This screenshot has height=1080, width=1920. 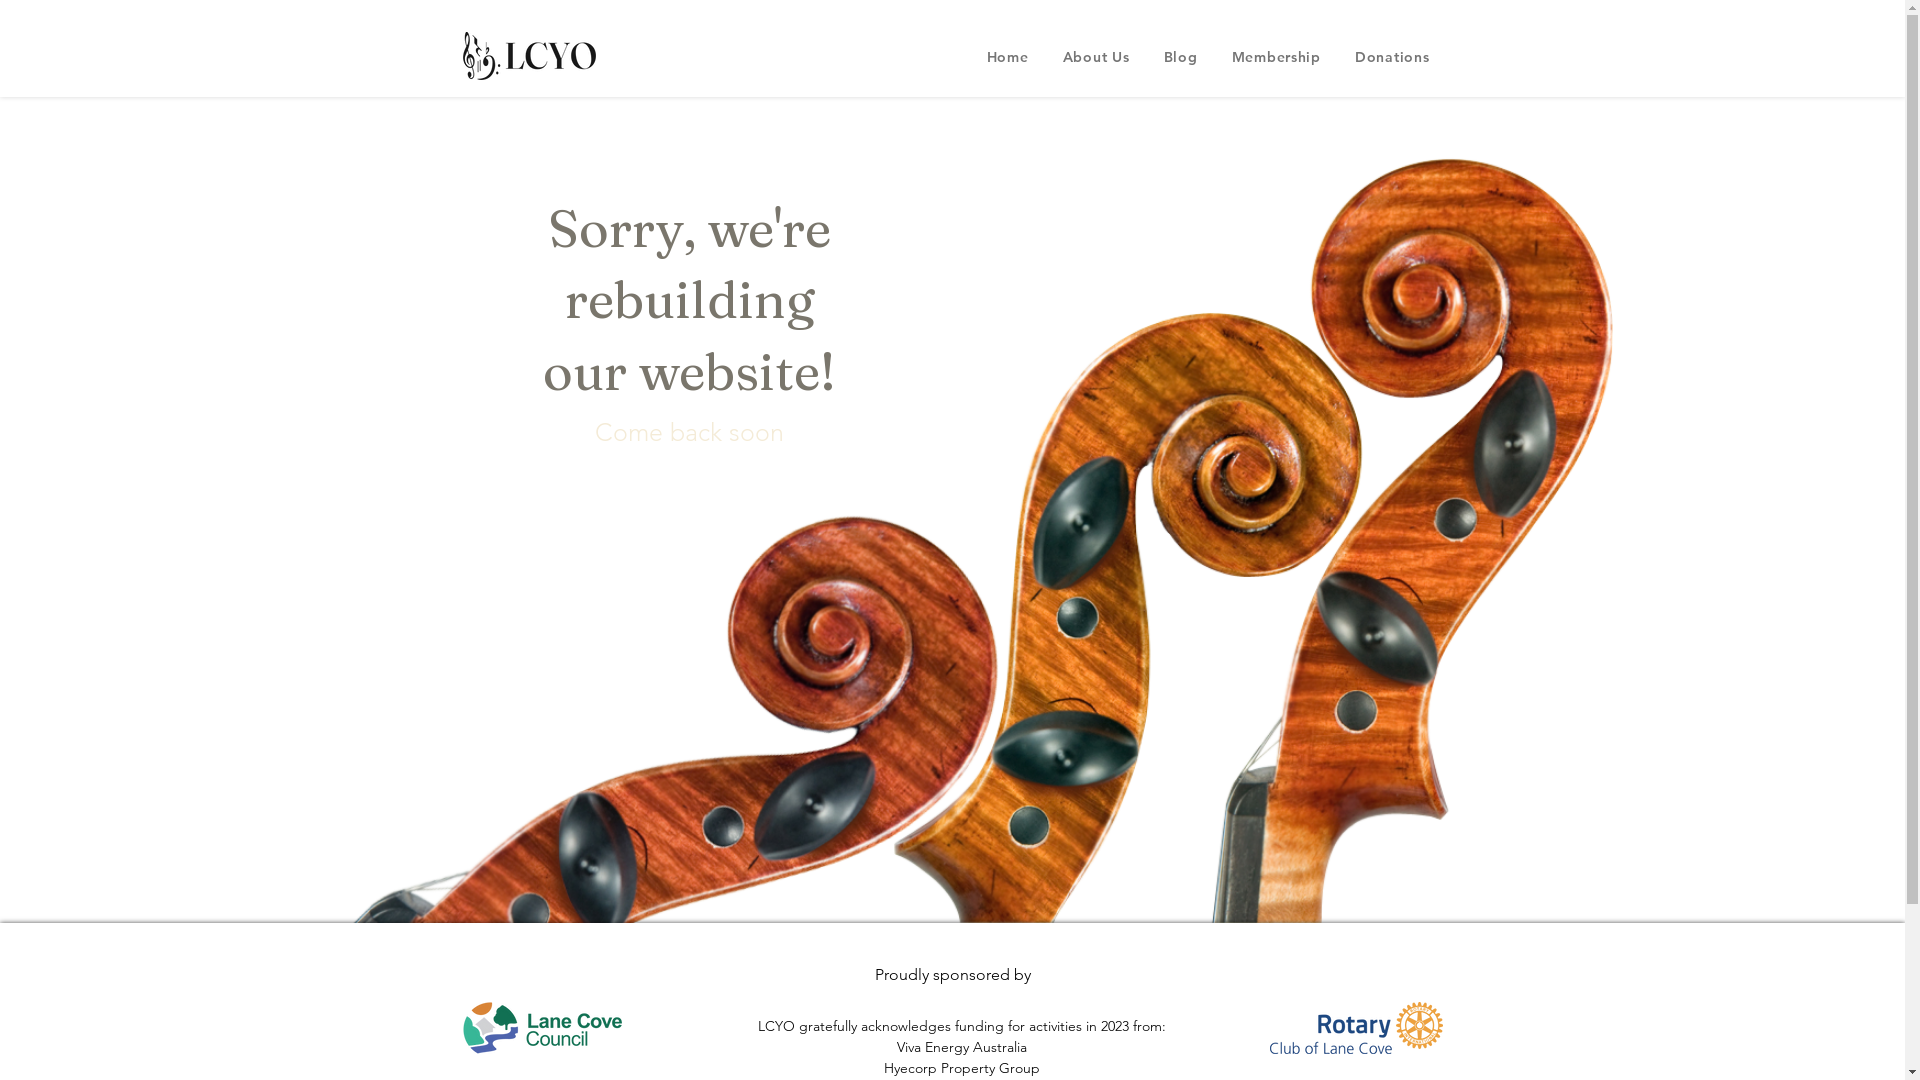 What do you see at coordinates (1391, 56) in the screenshot?
I see `'Donations'` at bounding box center [1391, 56].